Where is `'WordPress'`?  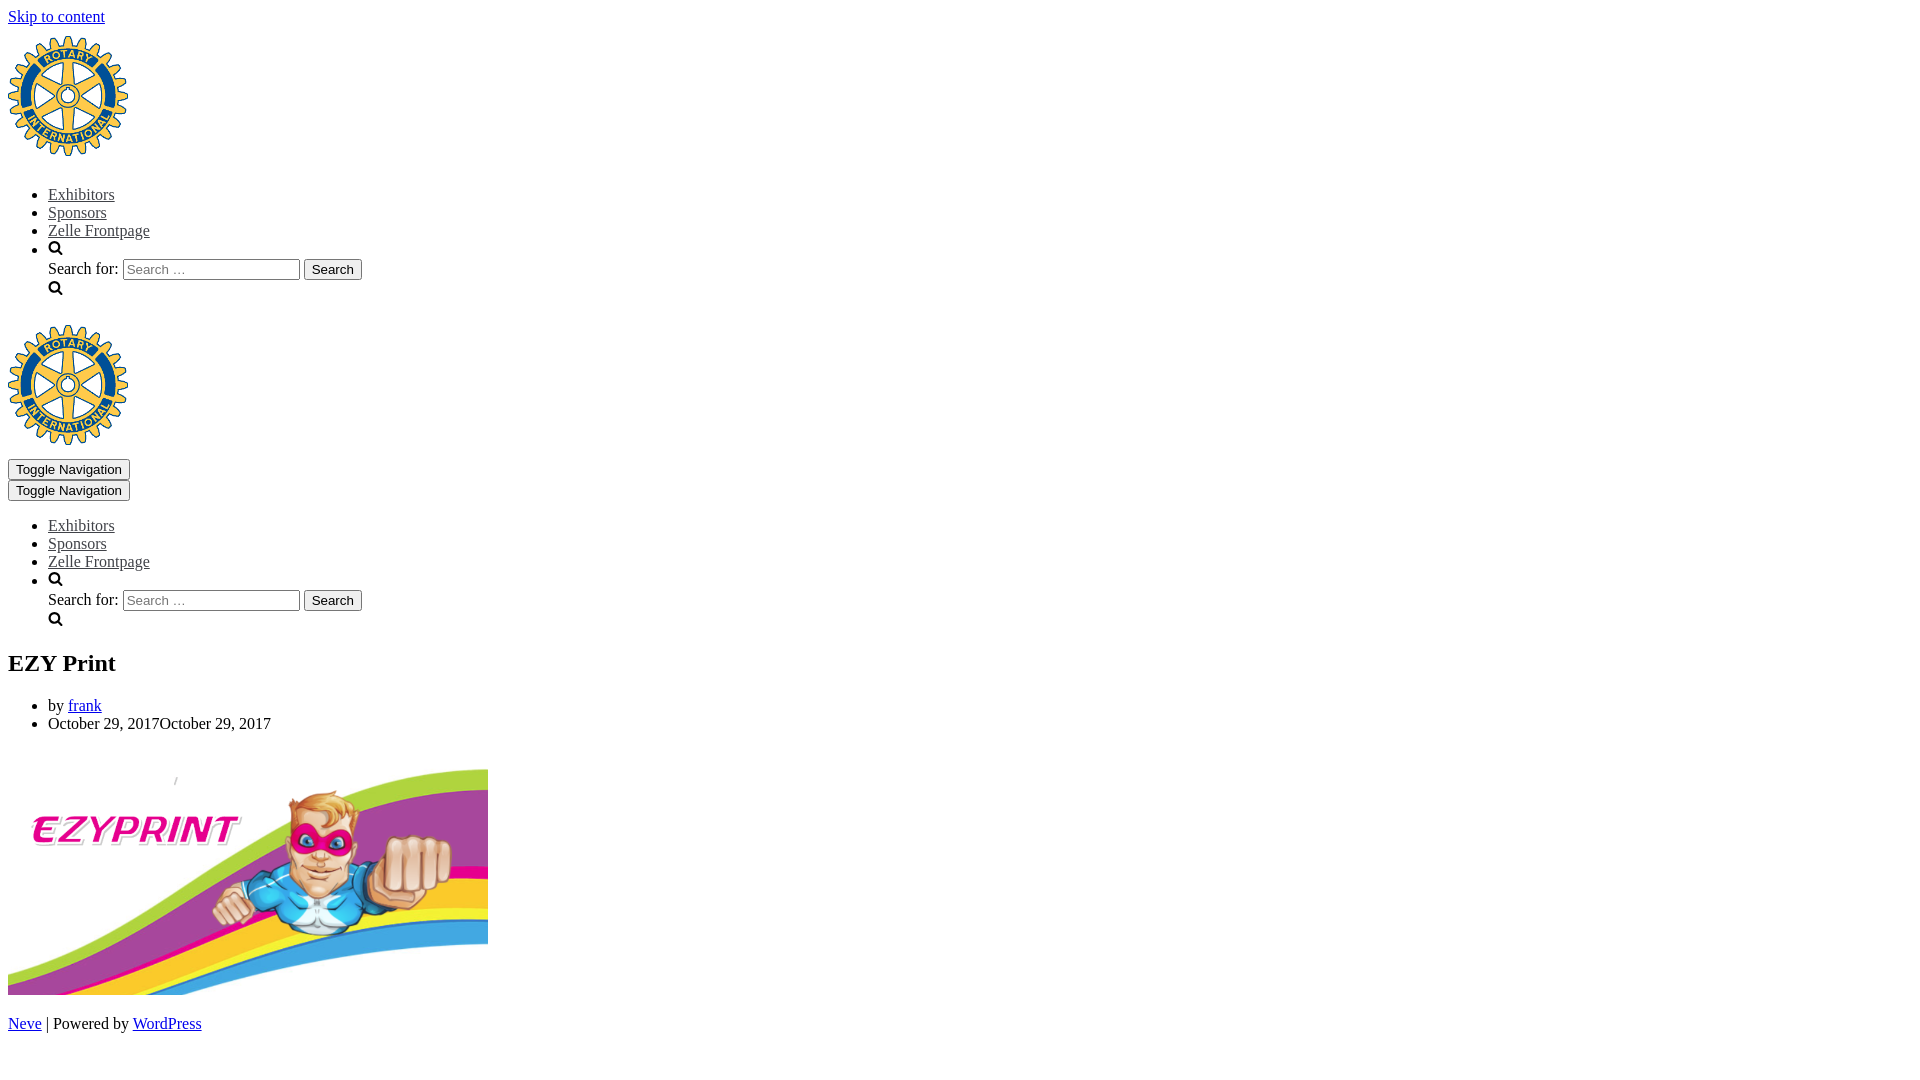 'WordPress' is located at coordinates (167, 1023).